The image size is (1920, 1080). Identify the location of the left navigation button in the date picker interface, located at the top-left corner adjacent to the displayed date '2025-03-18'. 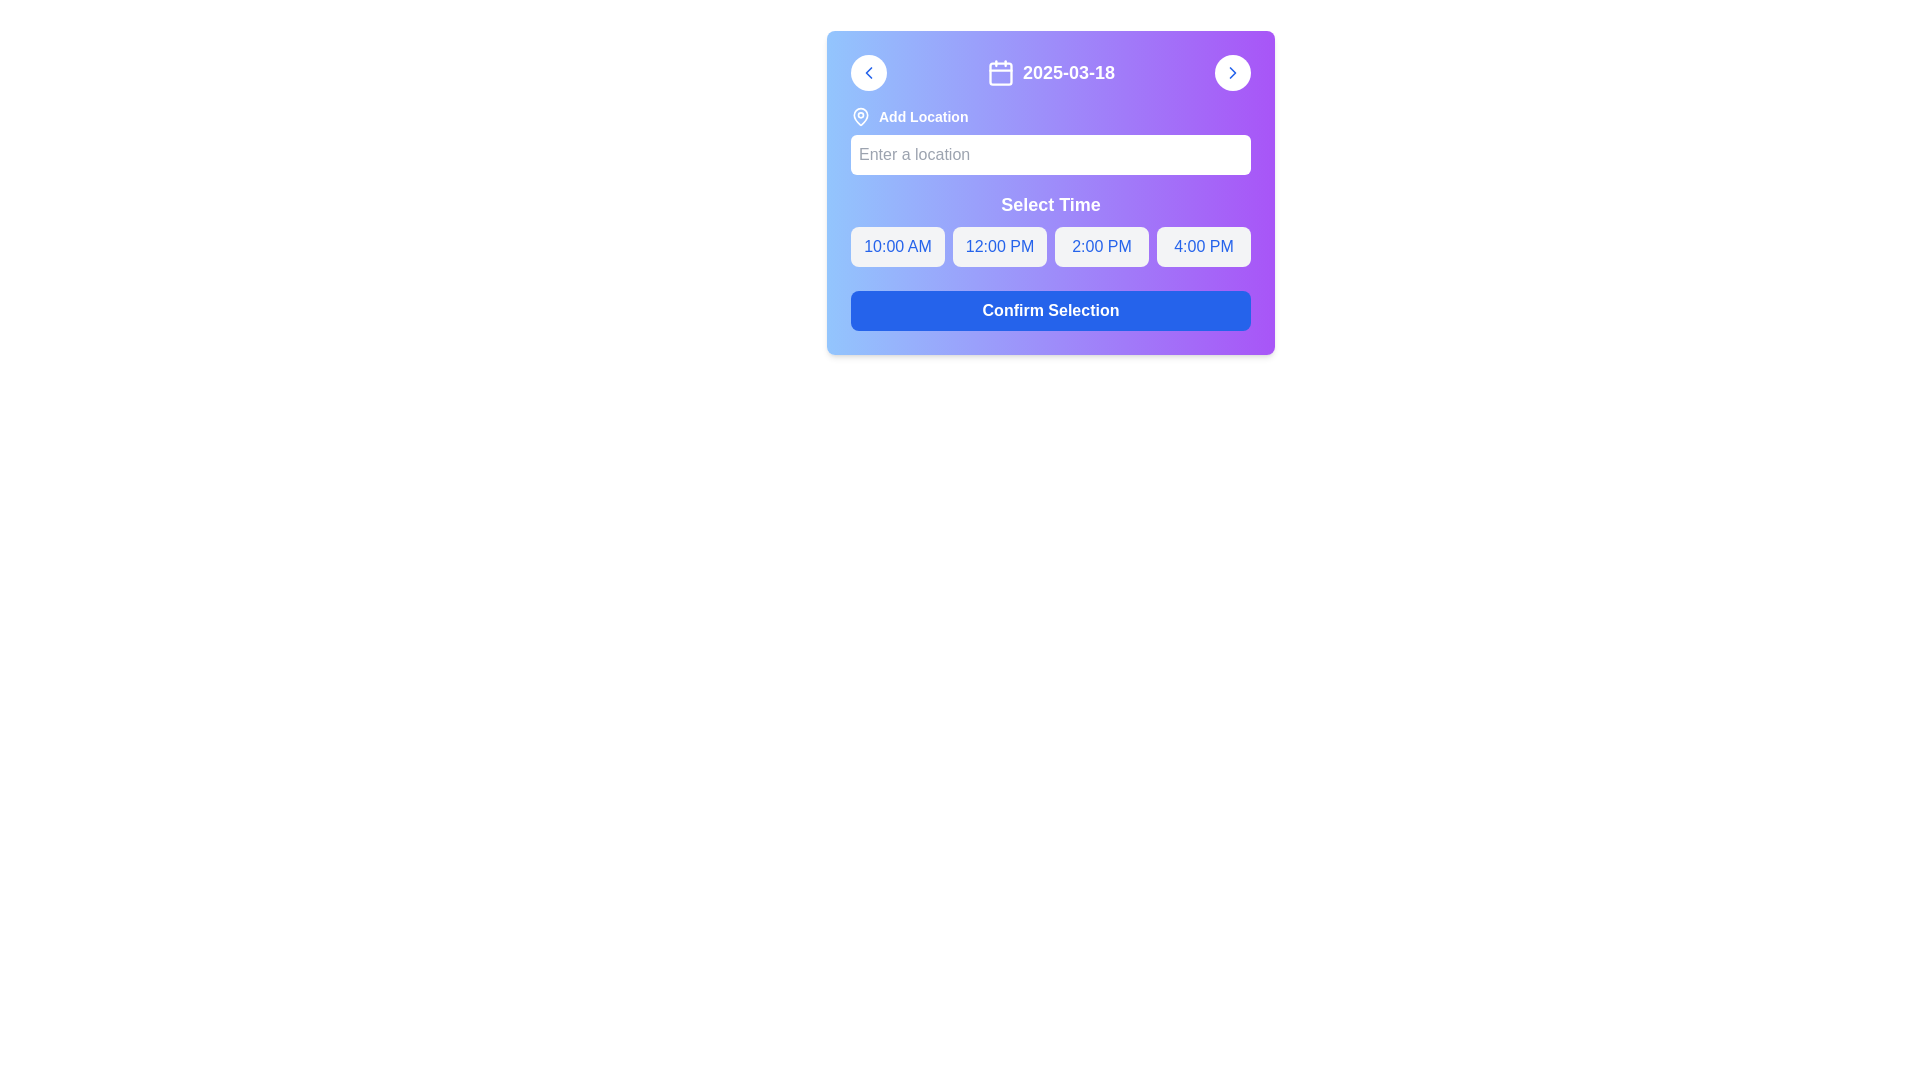
(868, 72).